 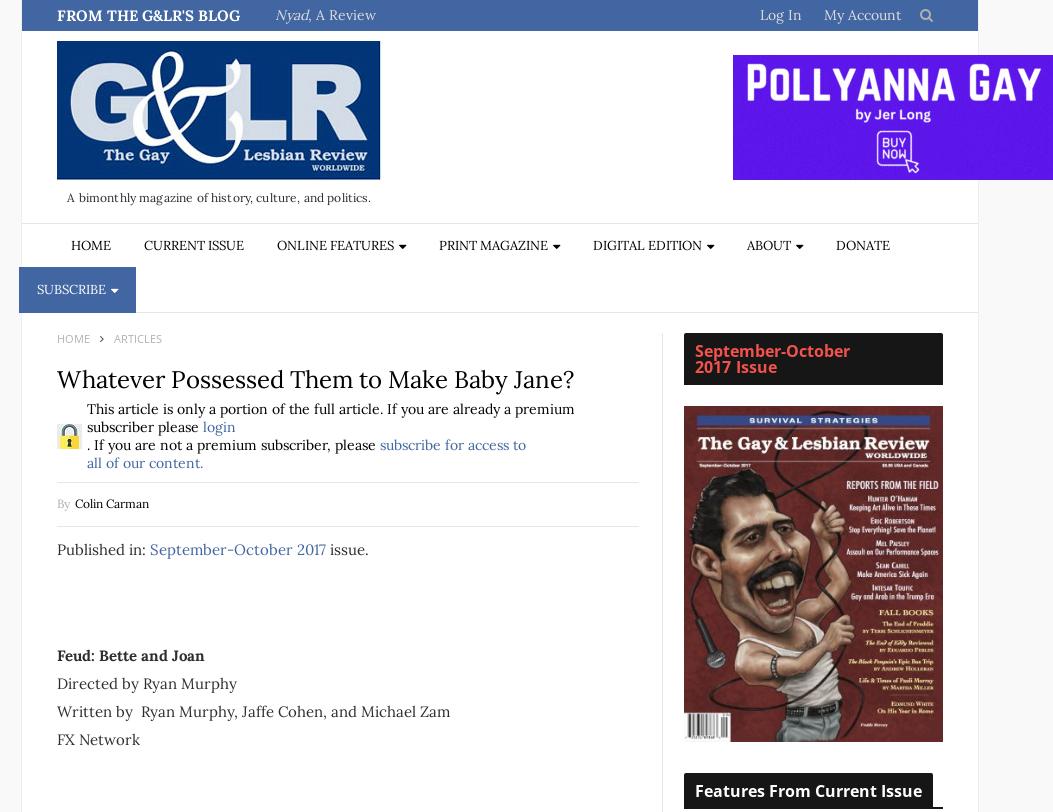 What do you see at coordinates (98, 738) in the screenshot?
I see `'FX Network'` at bounding box center [98, 738].